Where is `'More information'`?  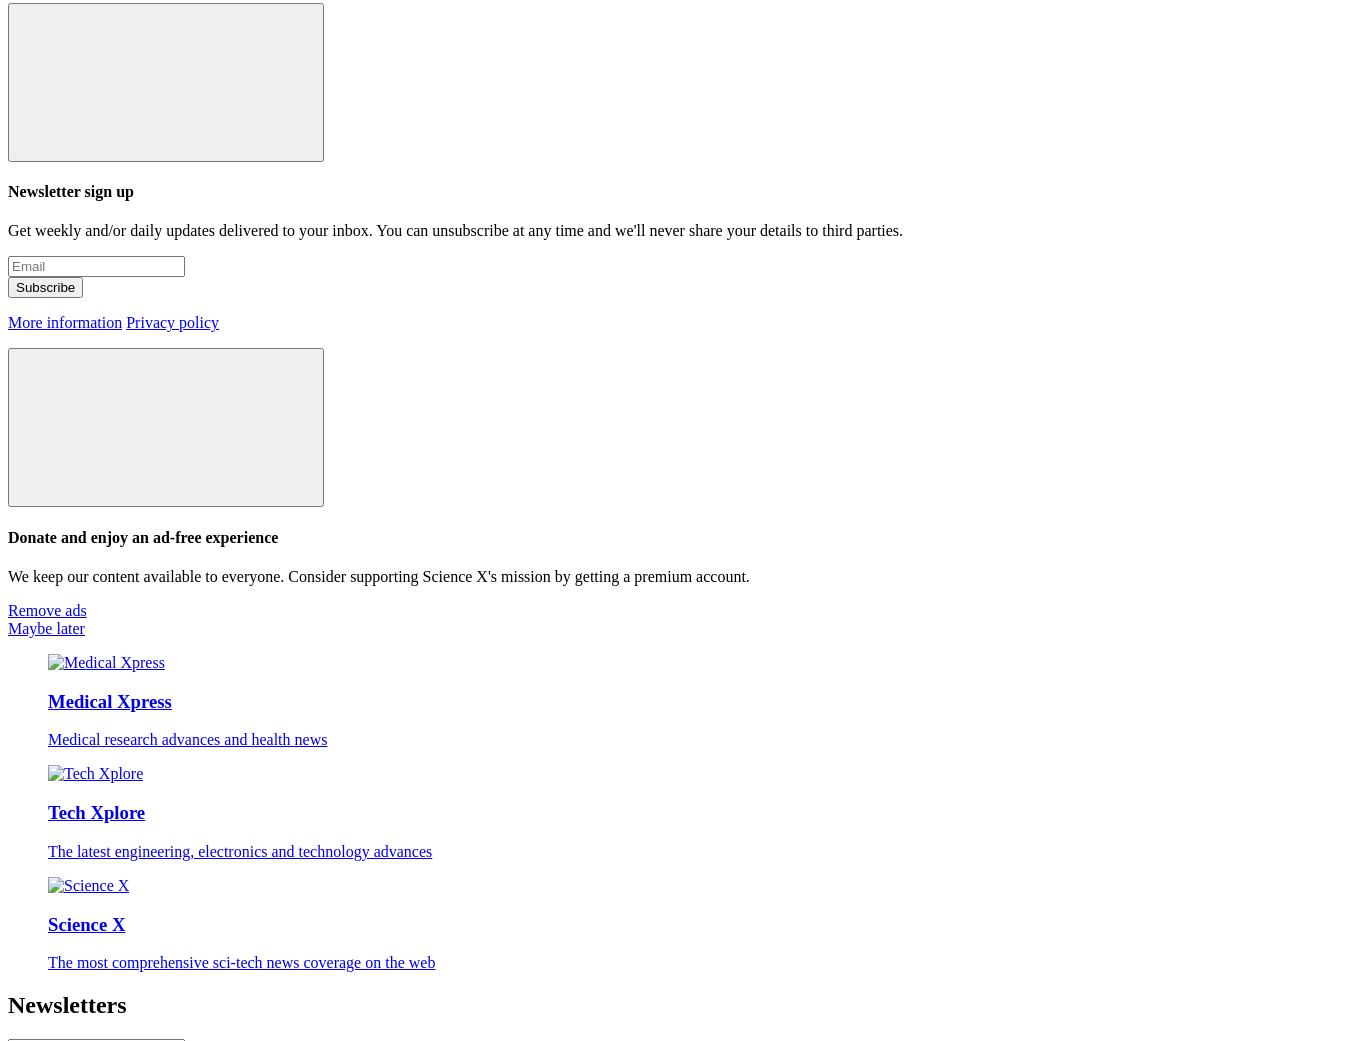
'More information' is located at coordinates (65, 322).